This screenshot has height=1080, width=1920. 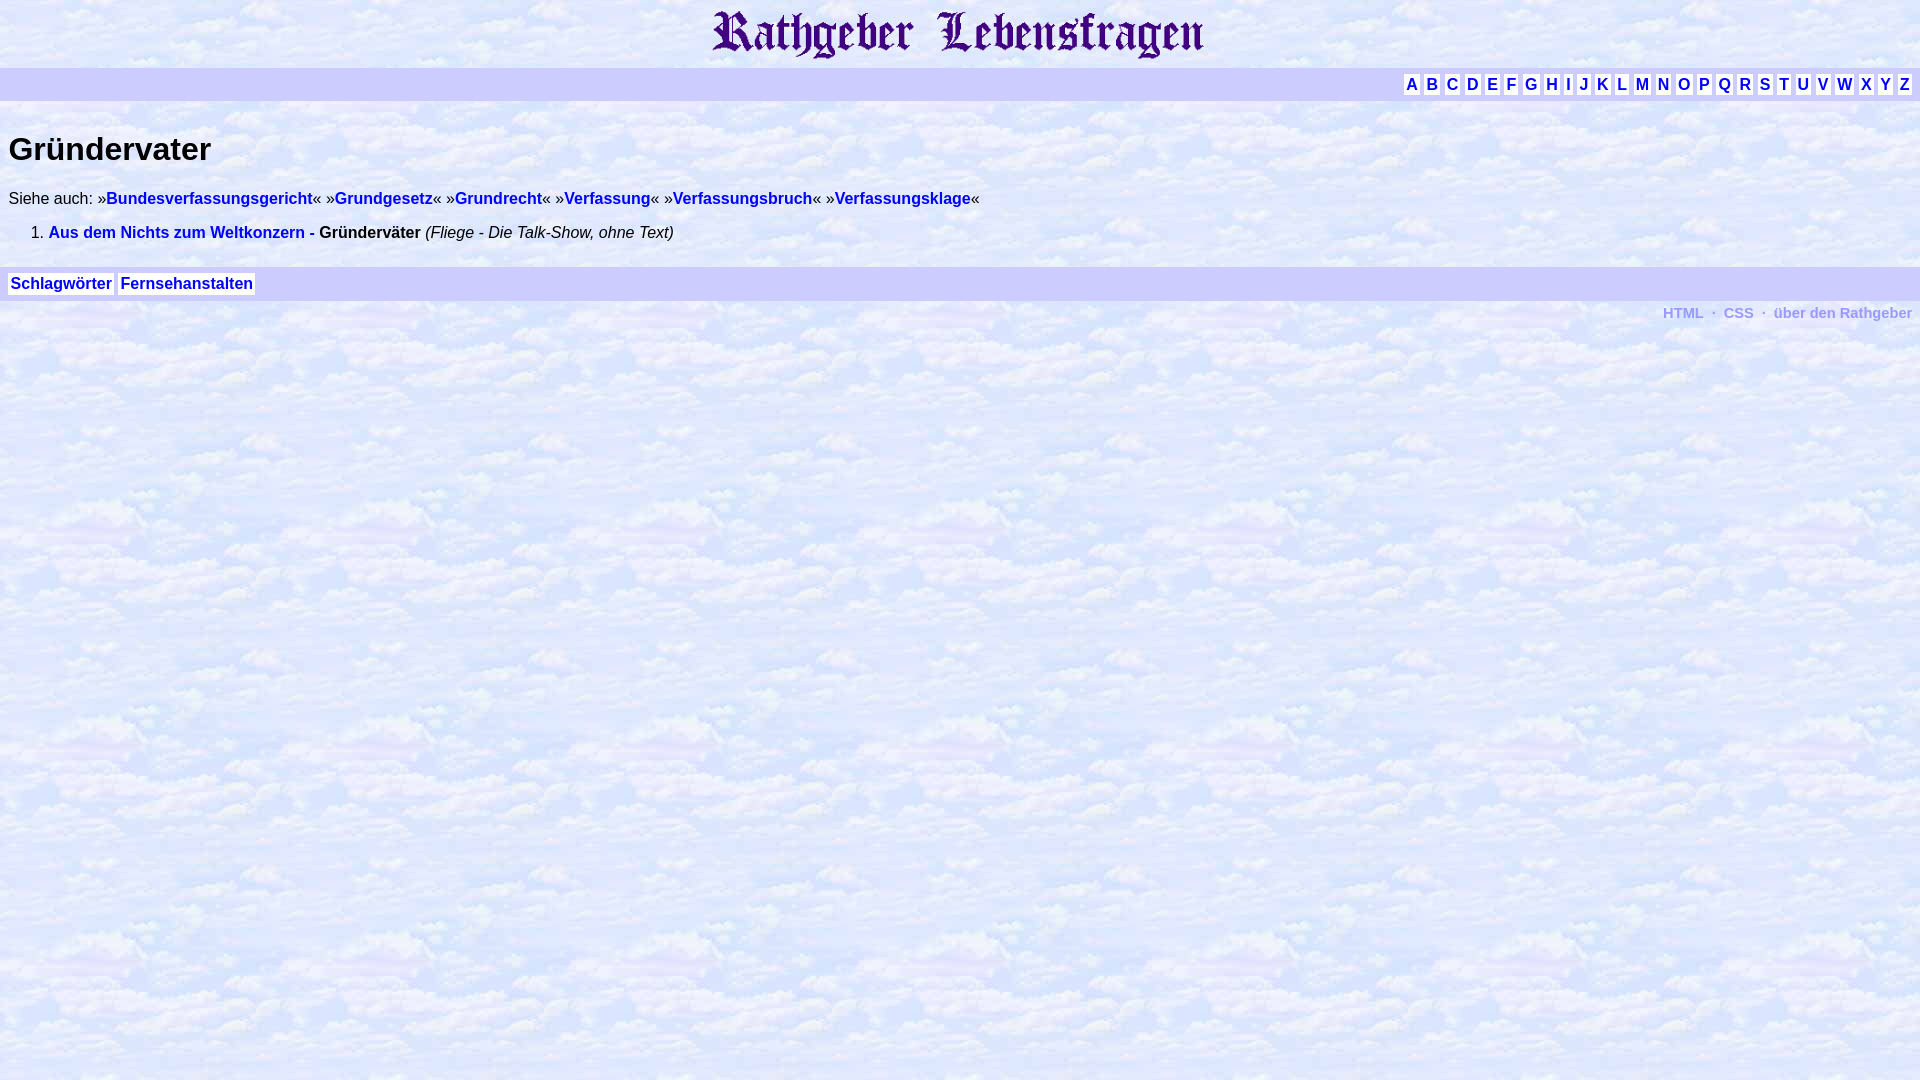 I want to click on 'Verfassungsklage', so click(x=901, y=198).